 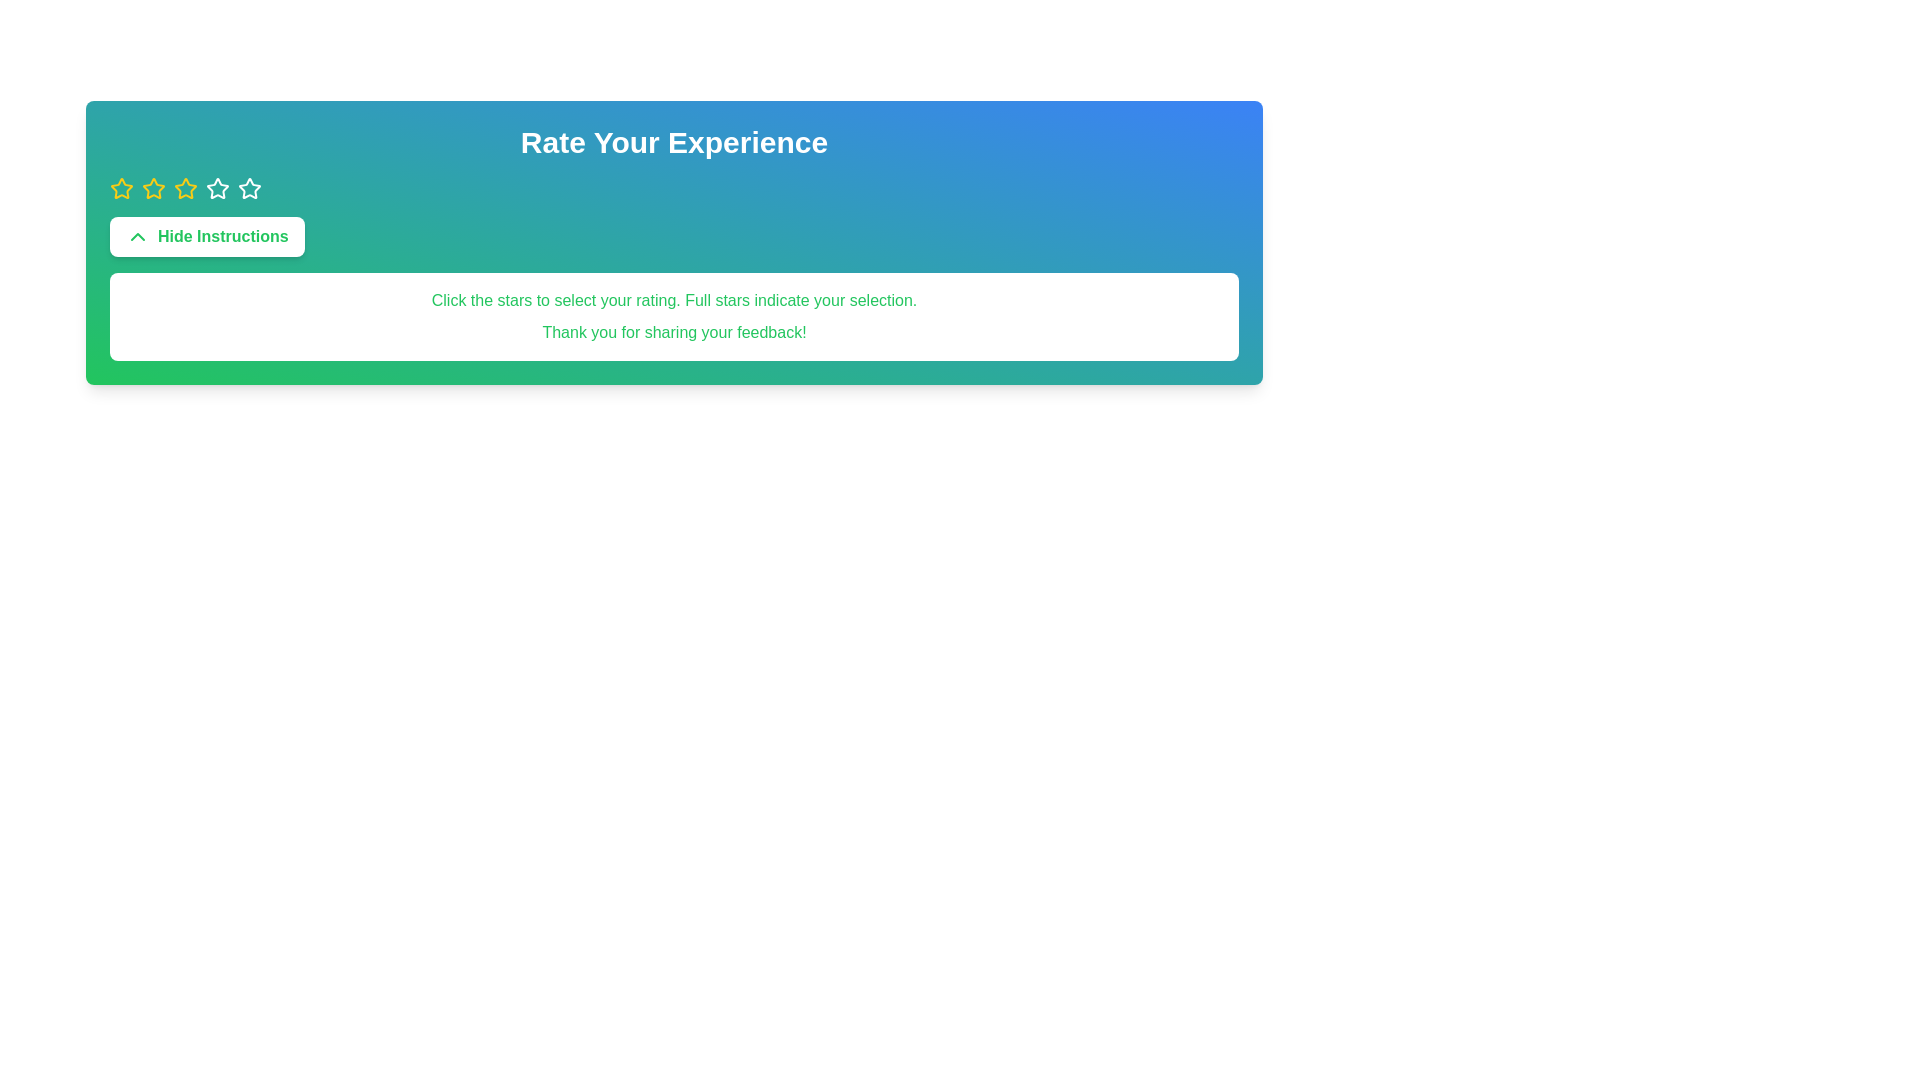 What do you see at coordinates (248, 189) in the screenshot?
I see `the fifth star icon in the rating system located under 'Rate Your Experience.'` at bounding box center [248, 189].